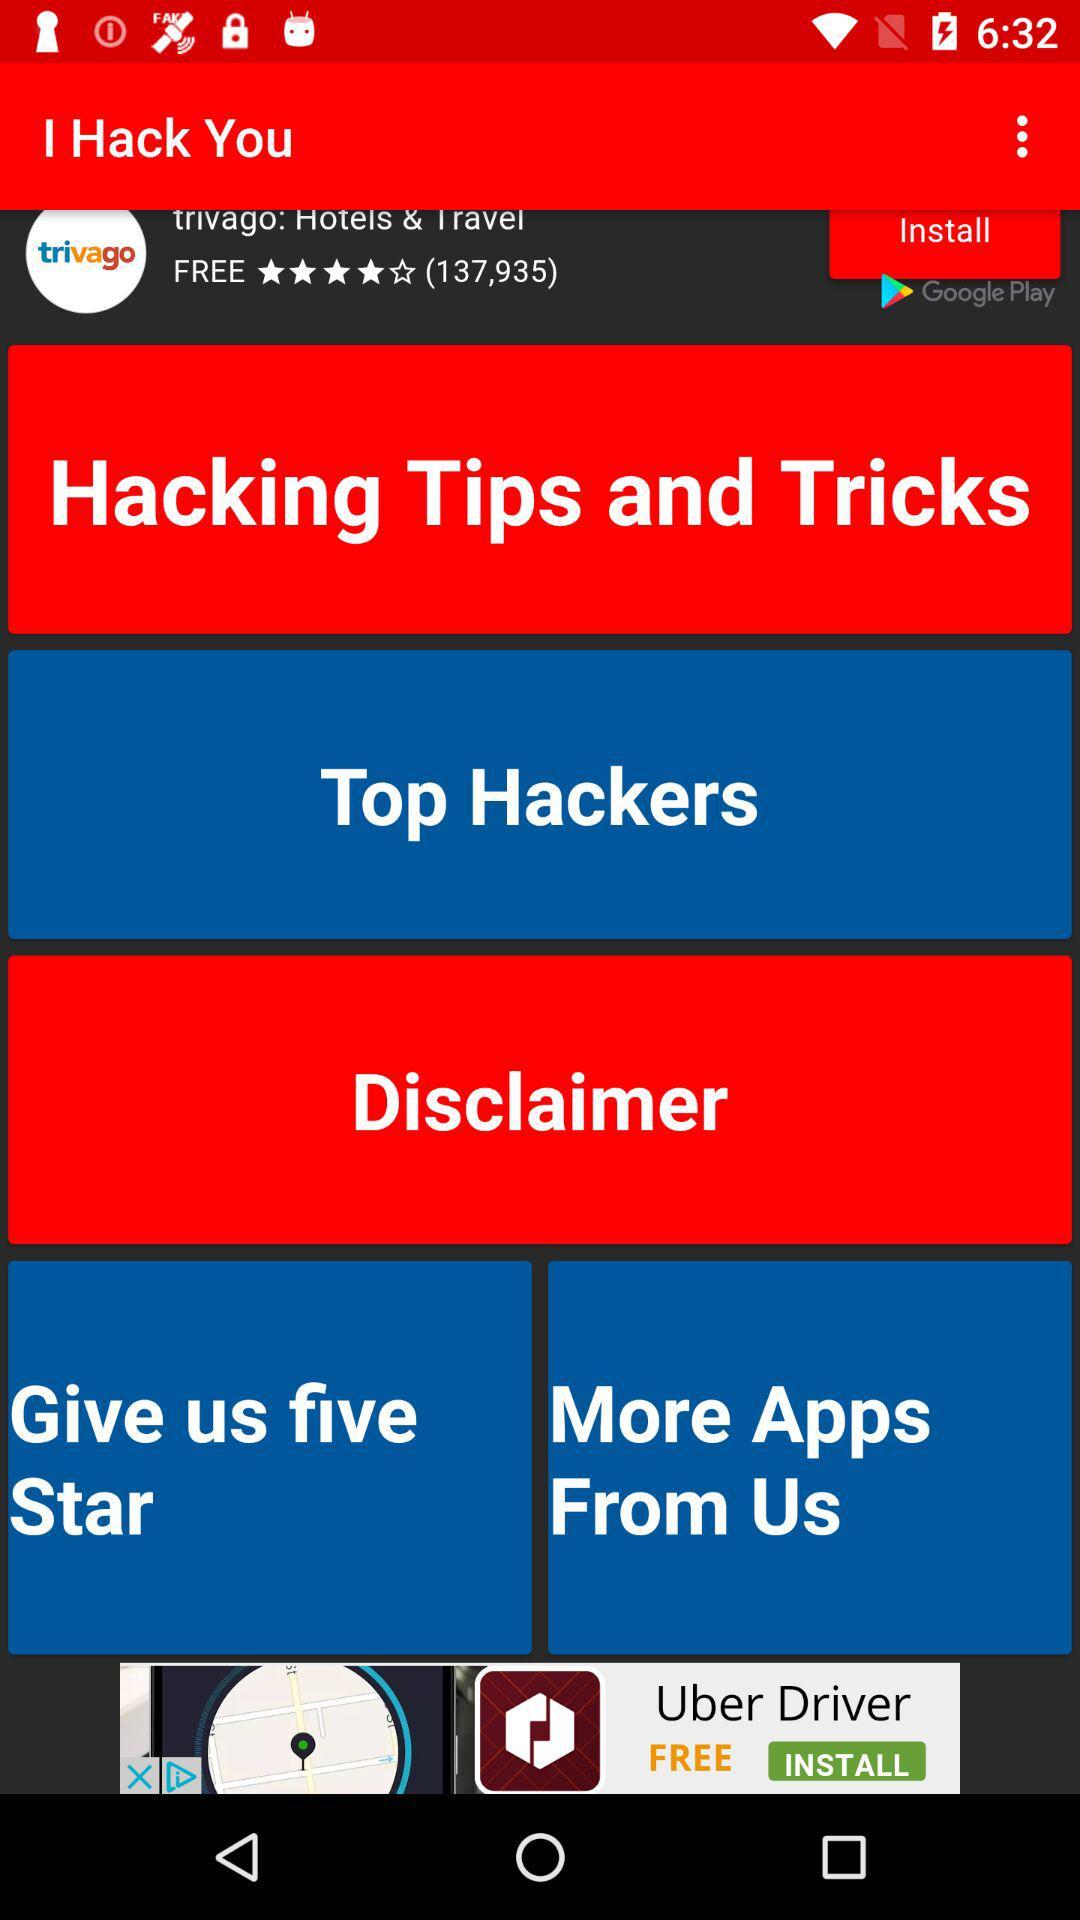 This screenshot has width=1080, height=1920. What do you see at coordinates (540, 272) in the screenshot?
I see `click advertisement` at bounding box center [540, 272].